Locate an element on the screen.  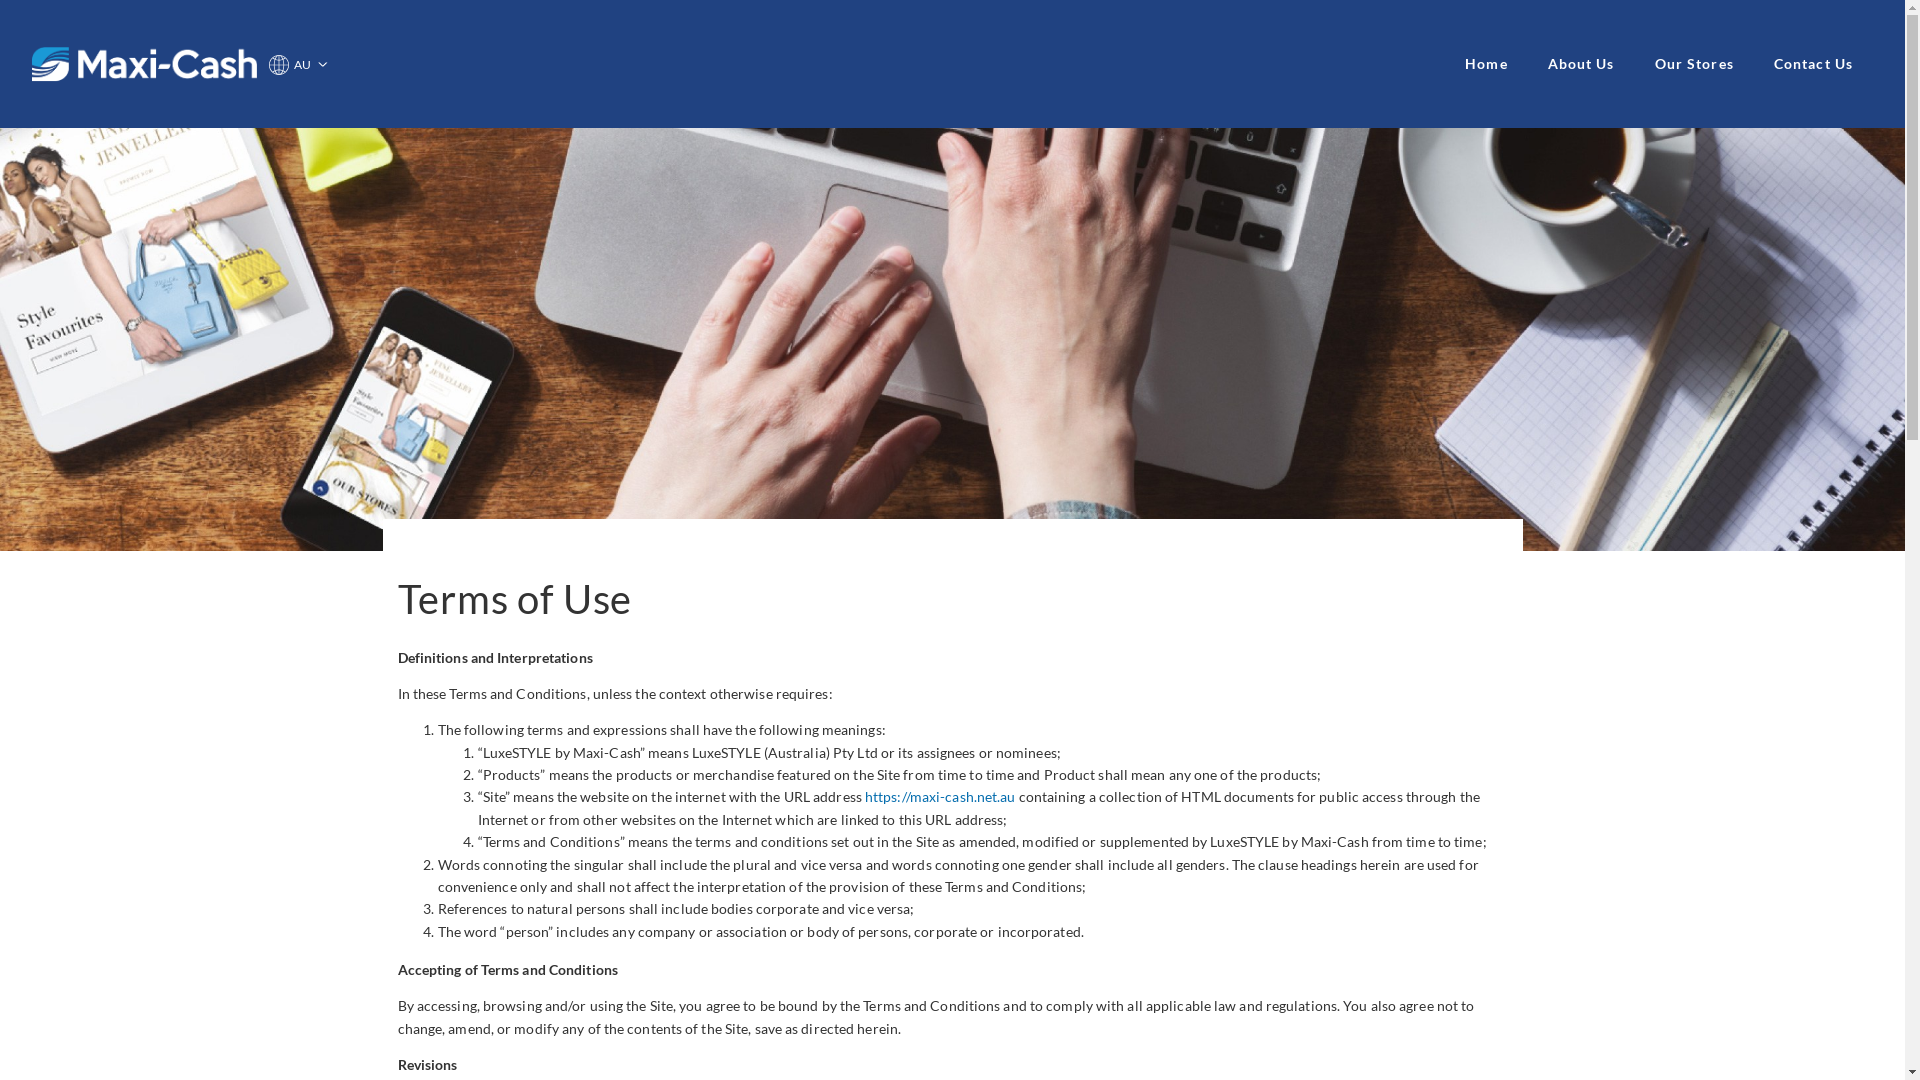
'https://maxi-cash.net.au' is located at coordinates (939, 795).